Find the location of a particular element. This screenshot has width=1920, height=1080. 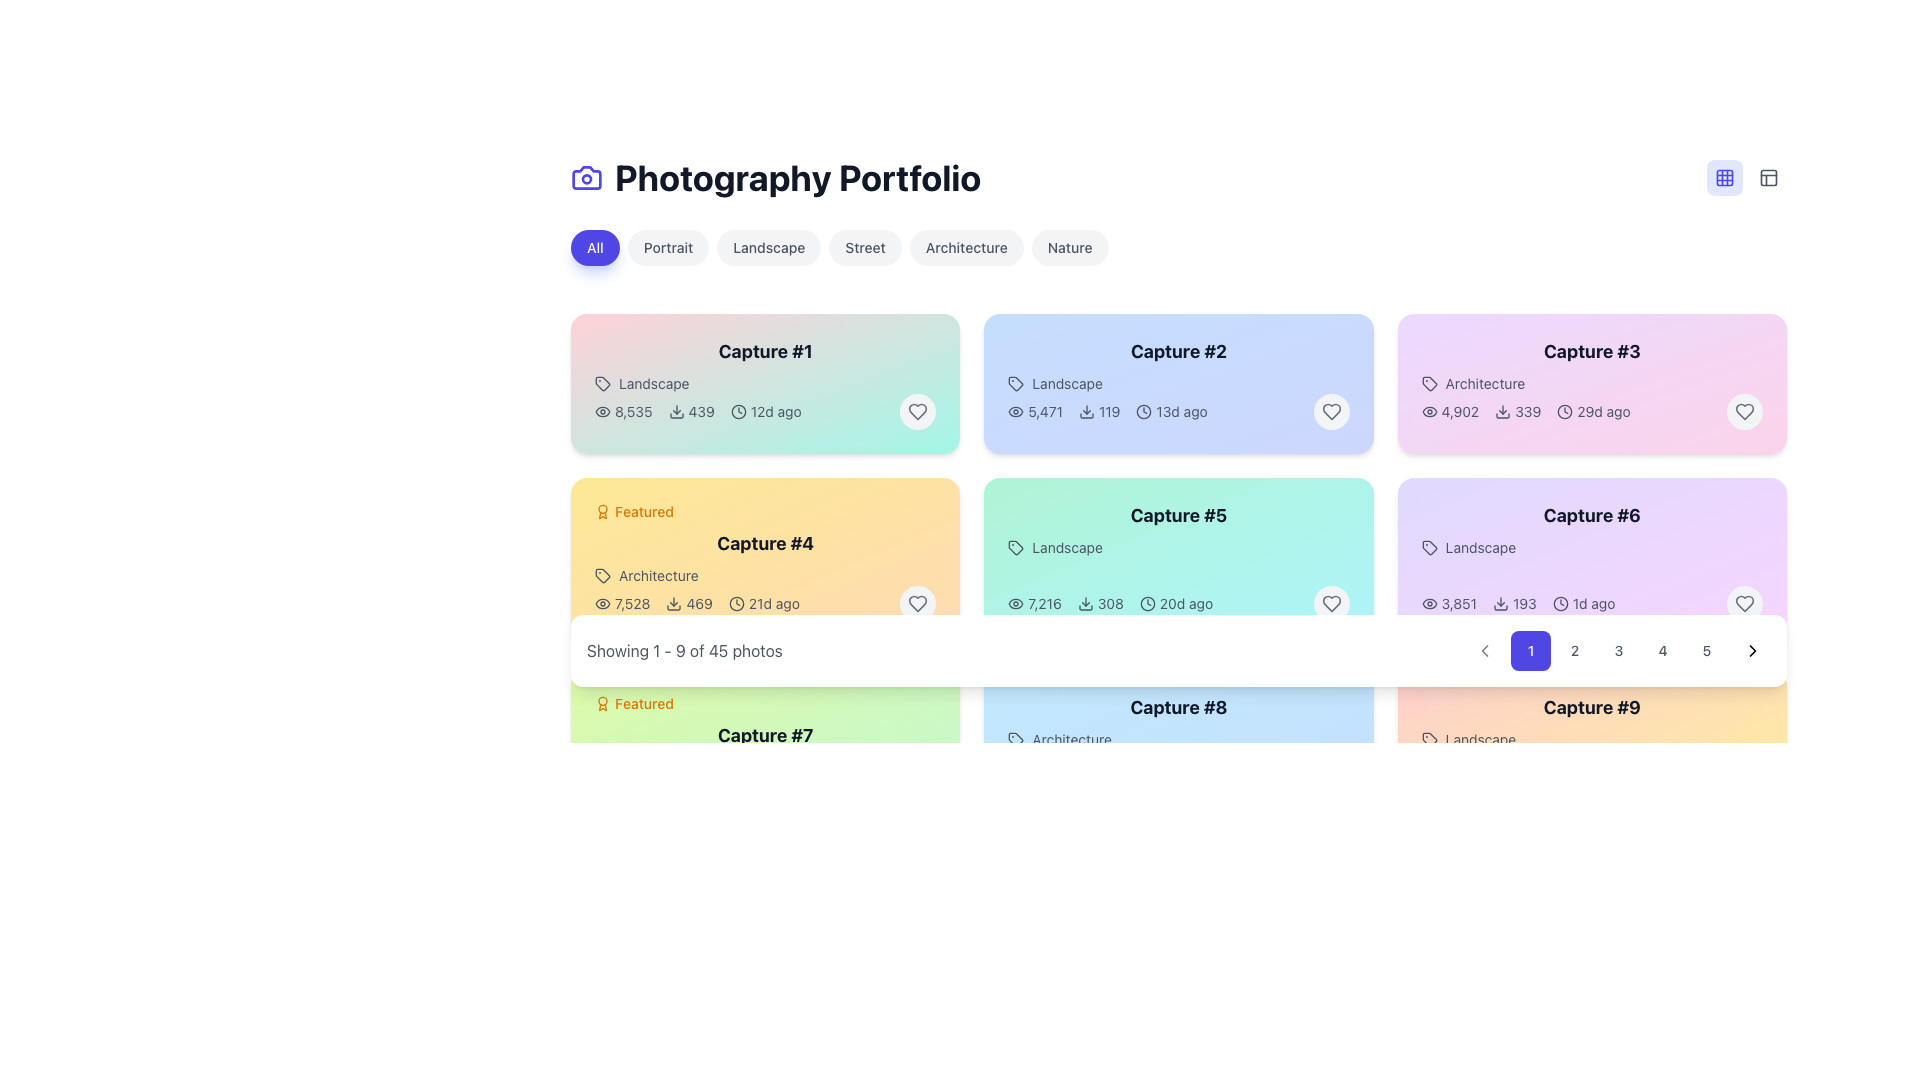

the 'Architecture' icon, which is the leftmost component in the label group displaying the text 'Architecture' is located at coordinates (1016, 740).